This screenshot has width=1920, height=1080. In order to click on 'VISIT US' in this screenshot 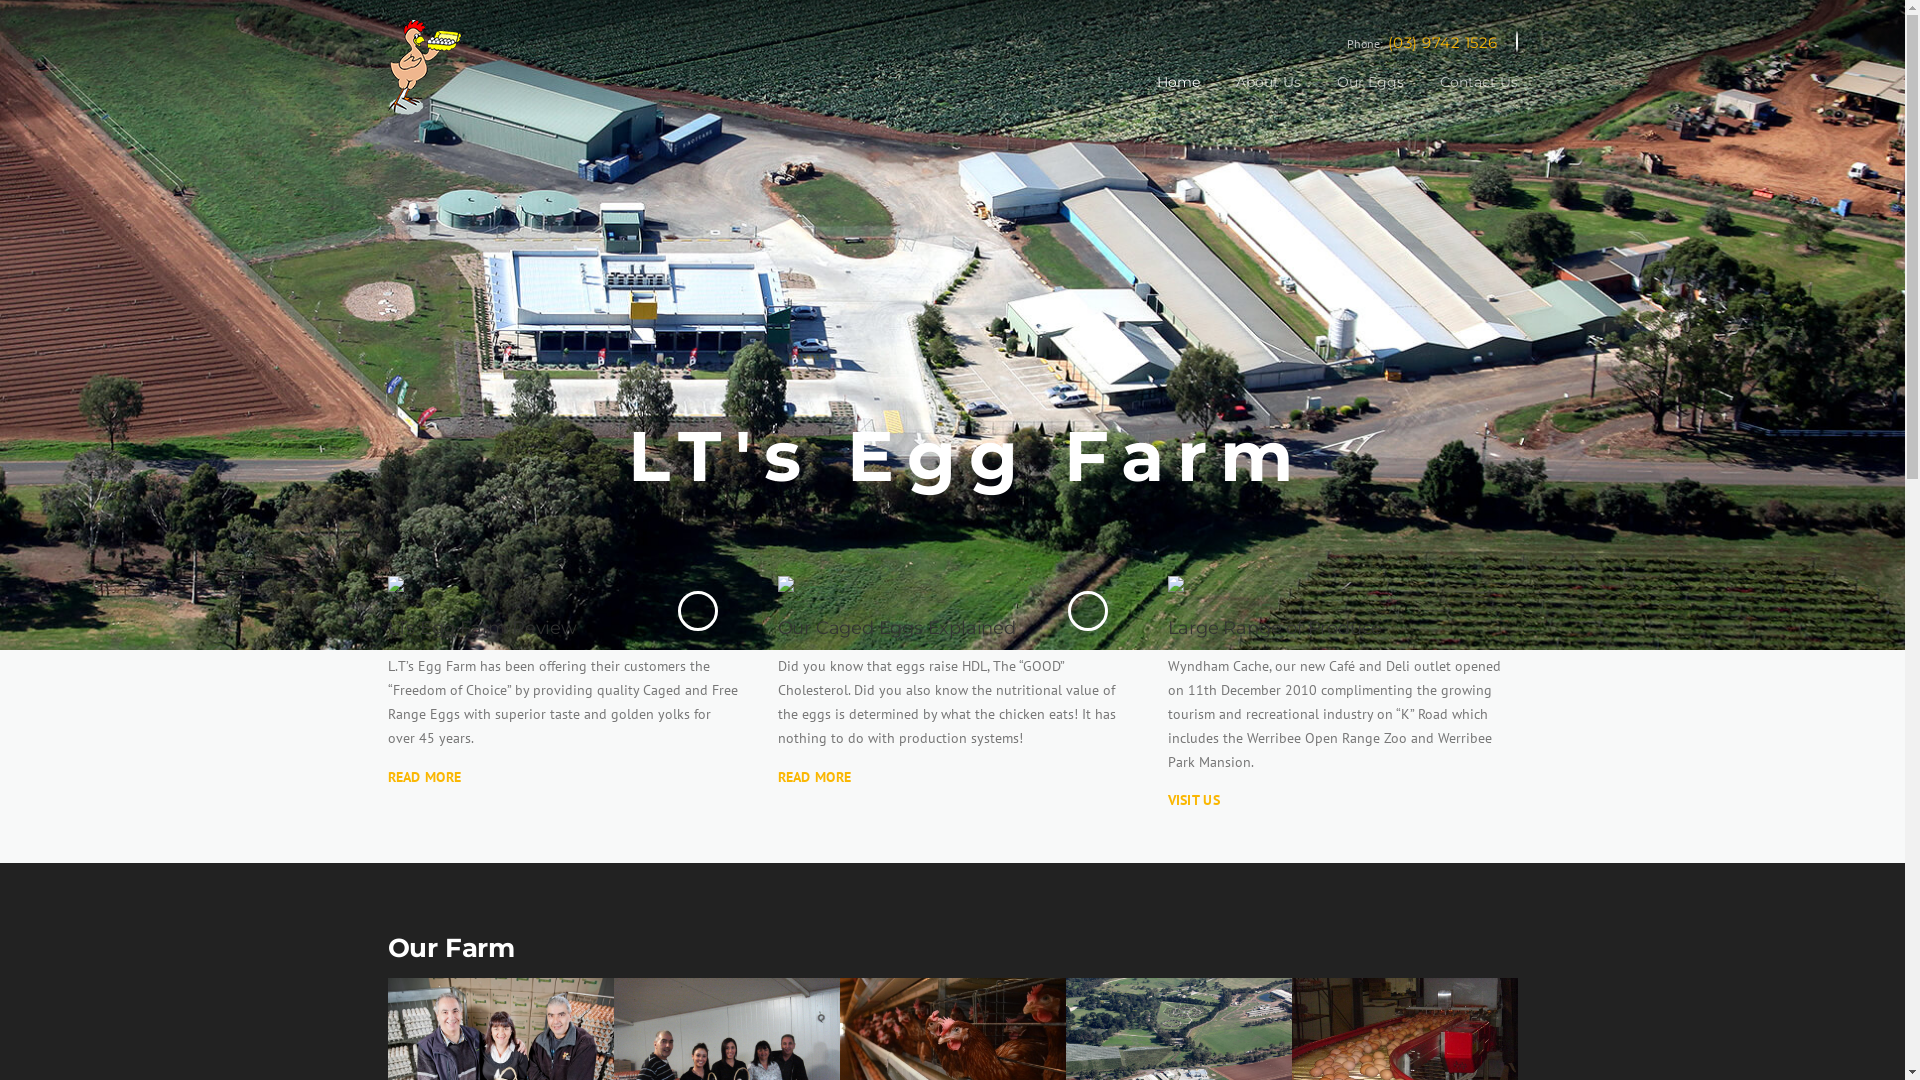, I will do `click(1194, 798)`.